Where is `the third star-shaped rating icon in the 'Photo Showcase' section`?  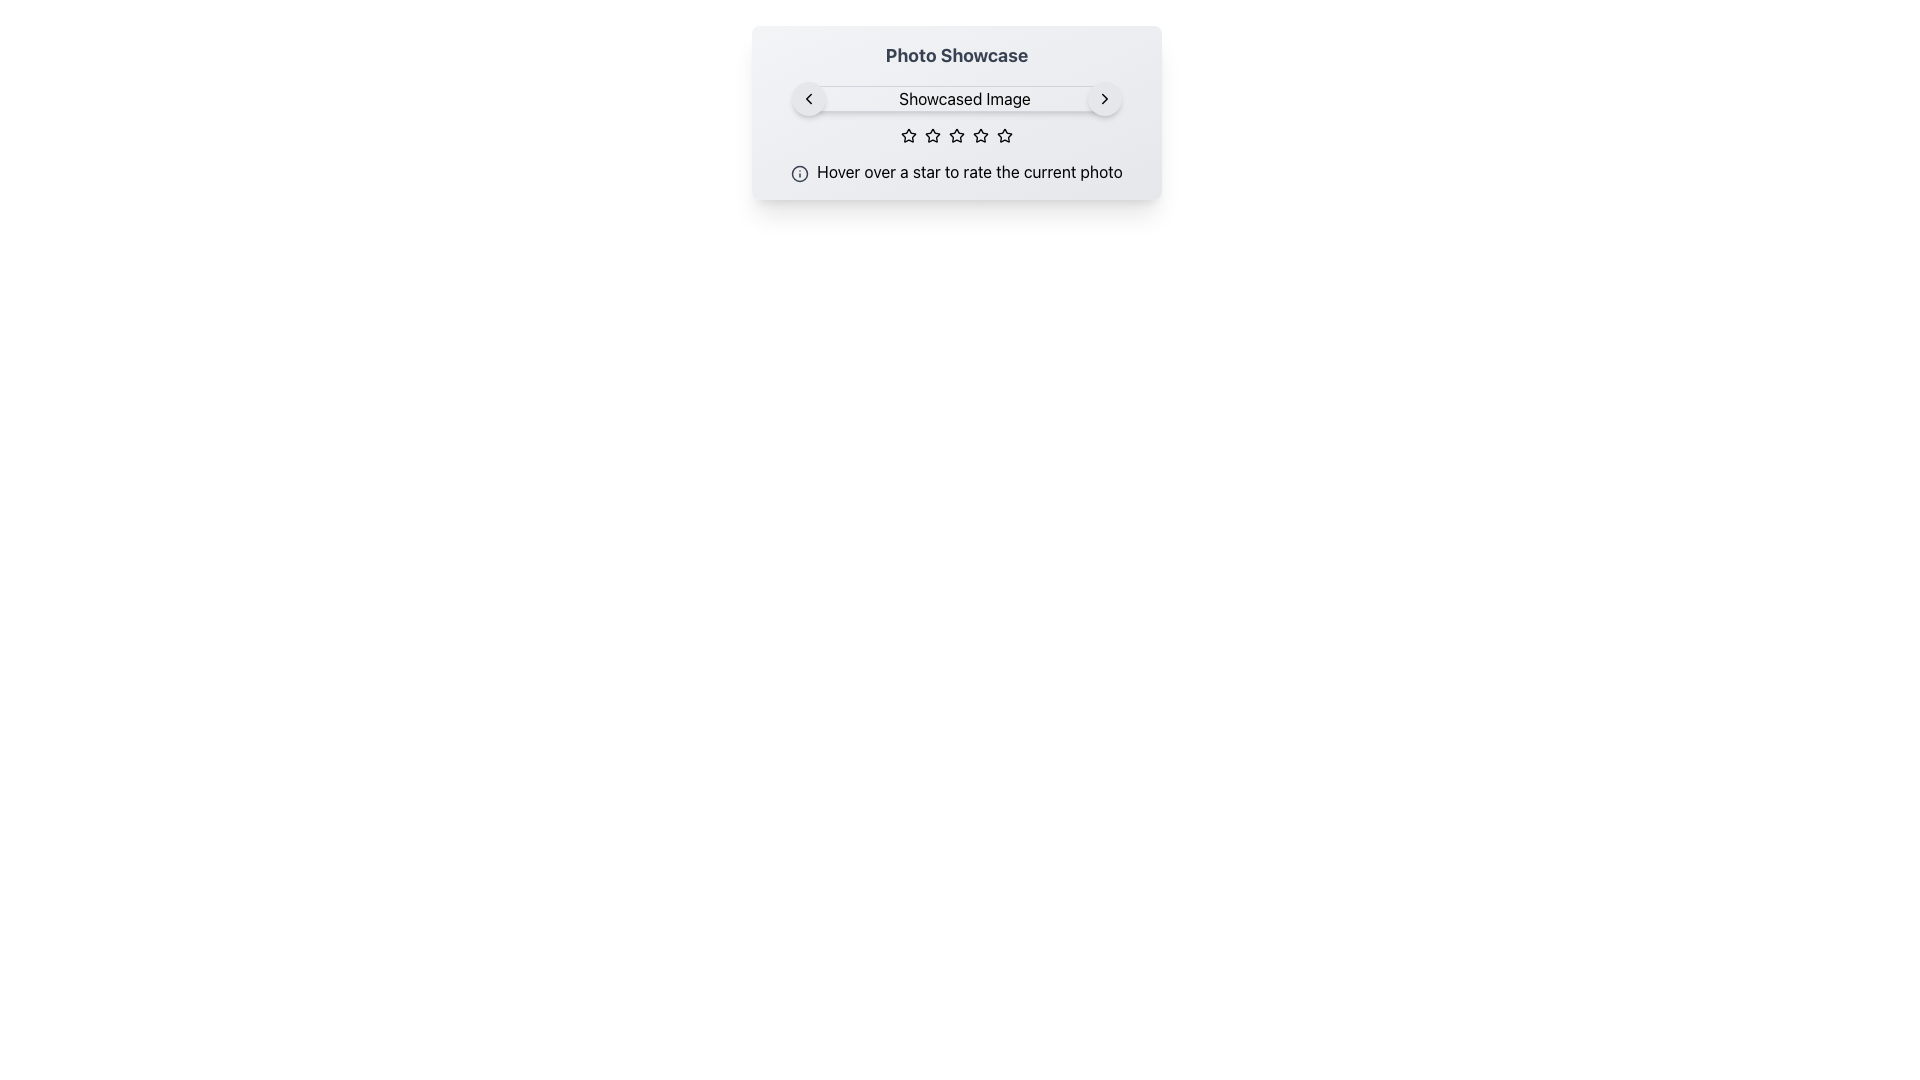
the third star-shaped rating icon in the 'Photo Showcase' section is located at coordinates (955, 135).